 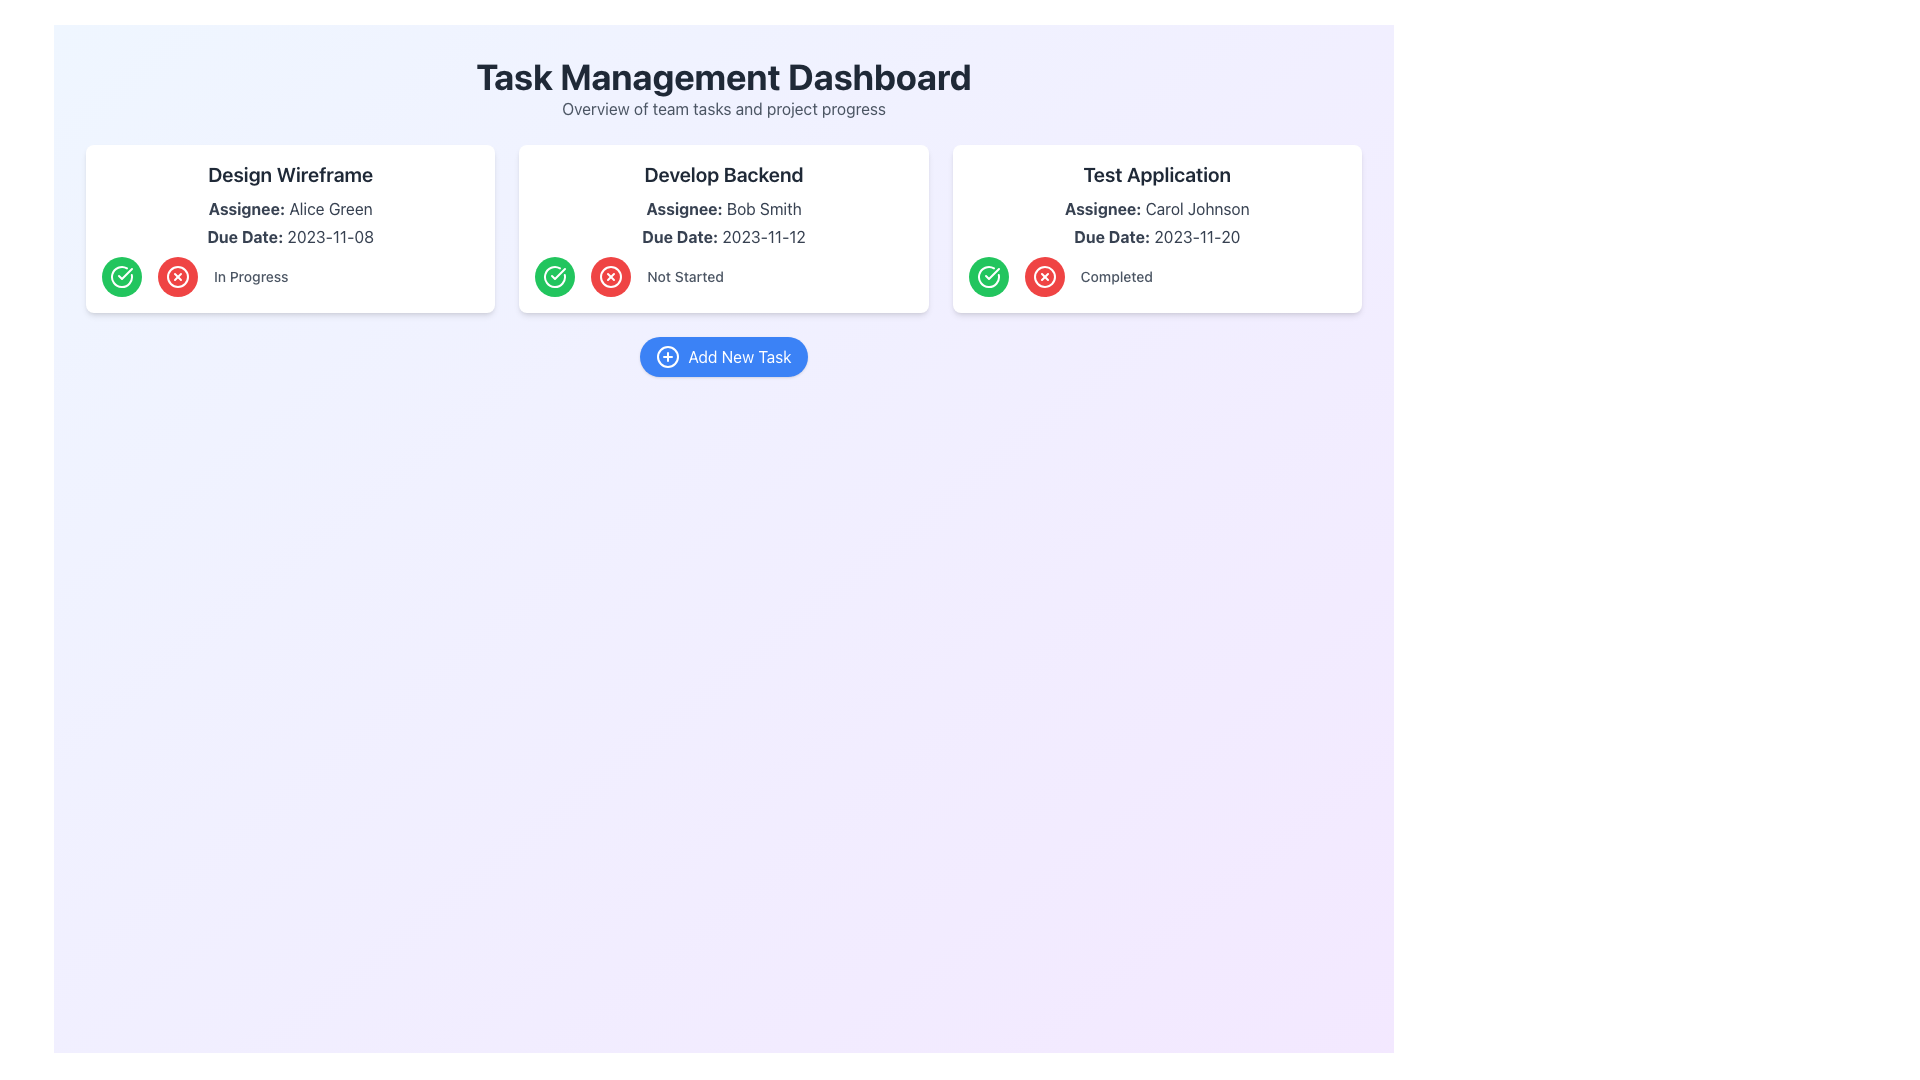 What do you see at coordinates (120, 277) in the screenshot?
I see `the small circular green button with a check mark icon located in the 'Design Wireframe' card to mark the task as complete or in progress` at bounding box center [120, 277].